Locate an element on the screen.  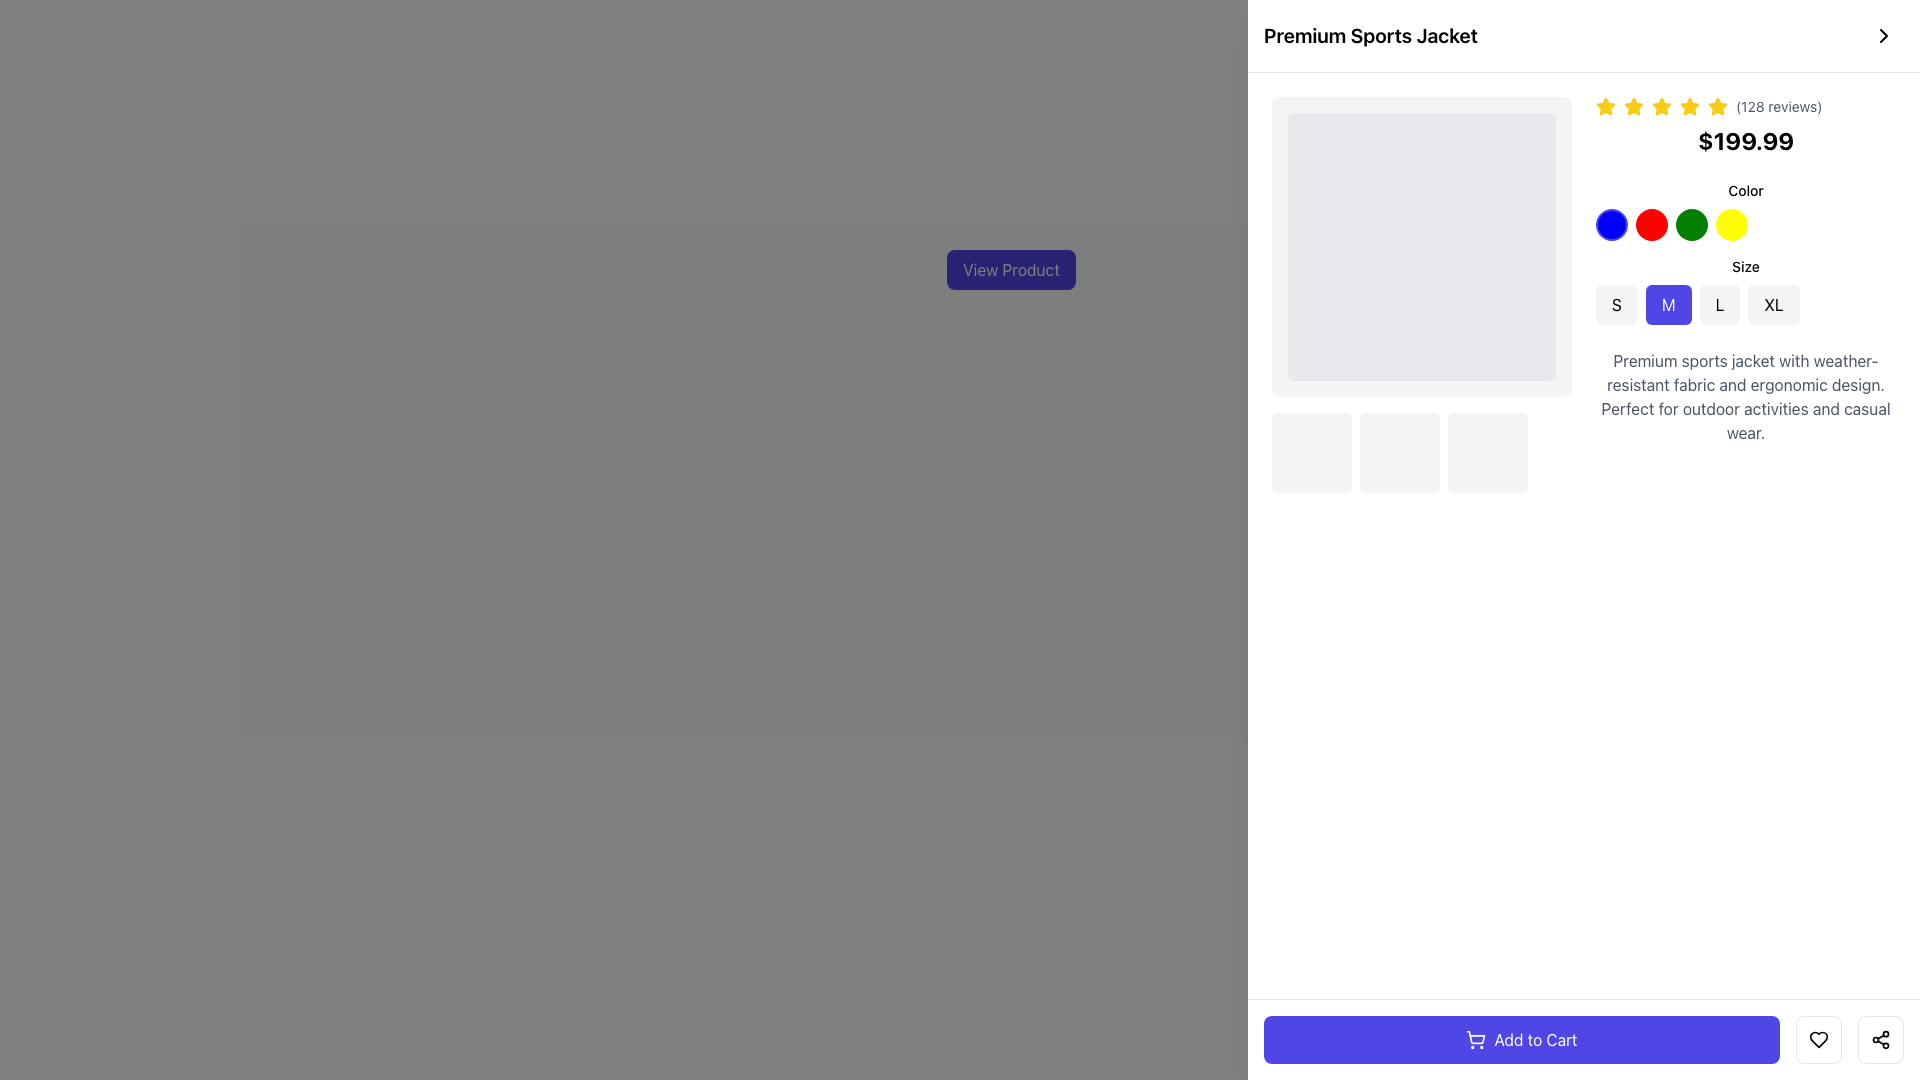
the visual presence of the fifth yellow star icon in the rating component above the product price for 'Premium Sports Jacket.' is located at coordinates (1688, 106).